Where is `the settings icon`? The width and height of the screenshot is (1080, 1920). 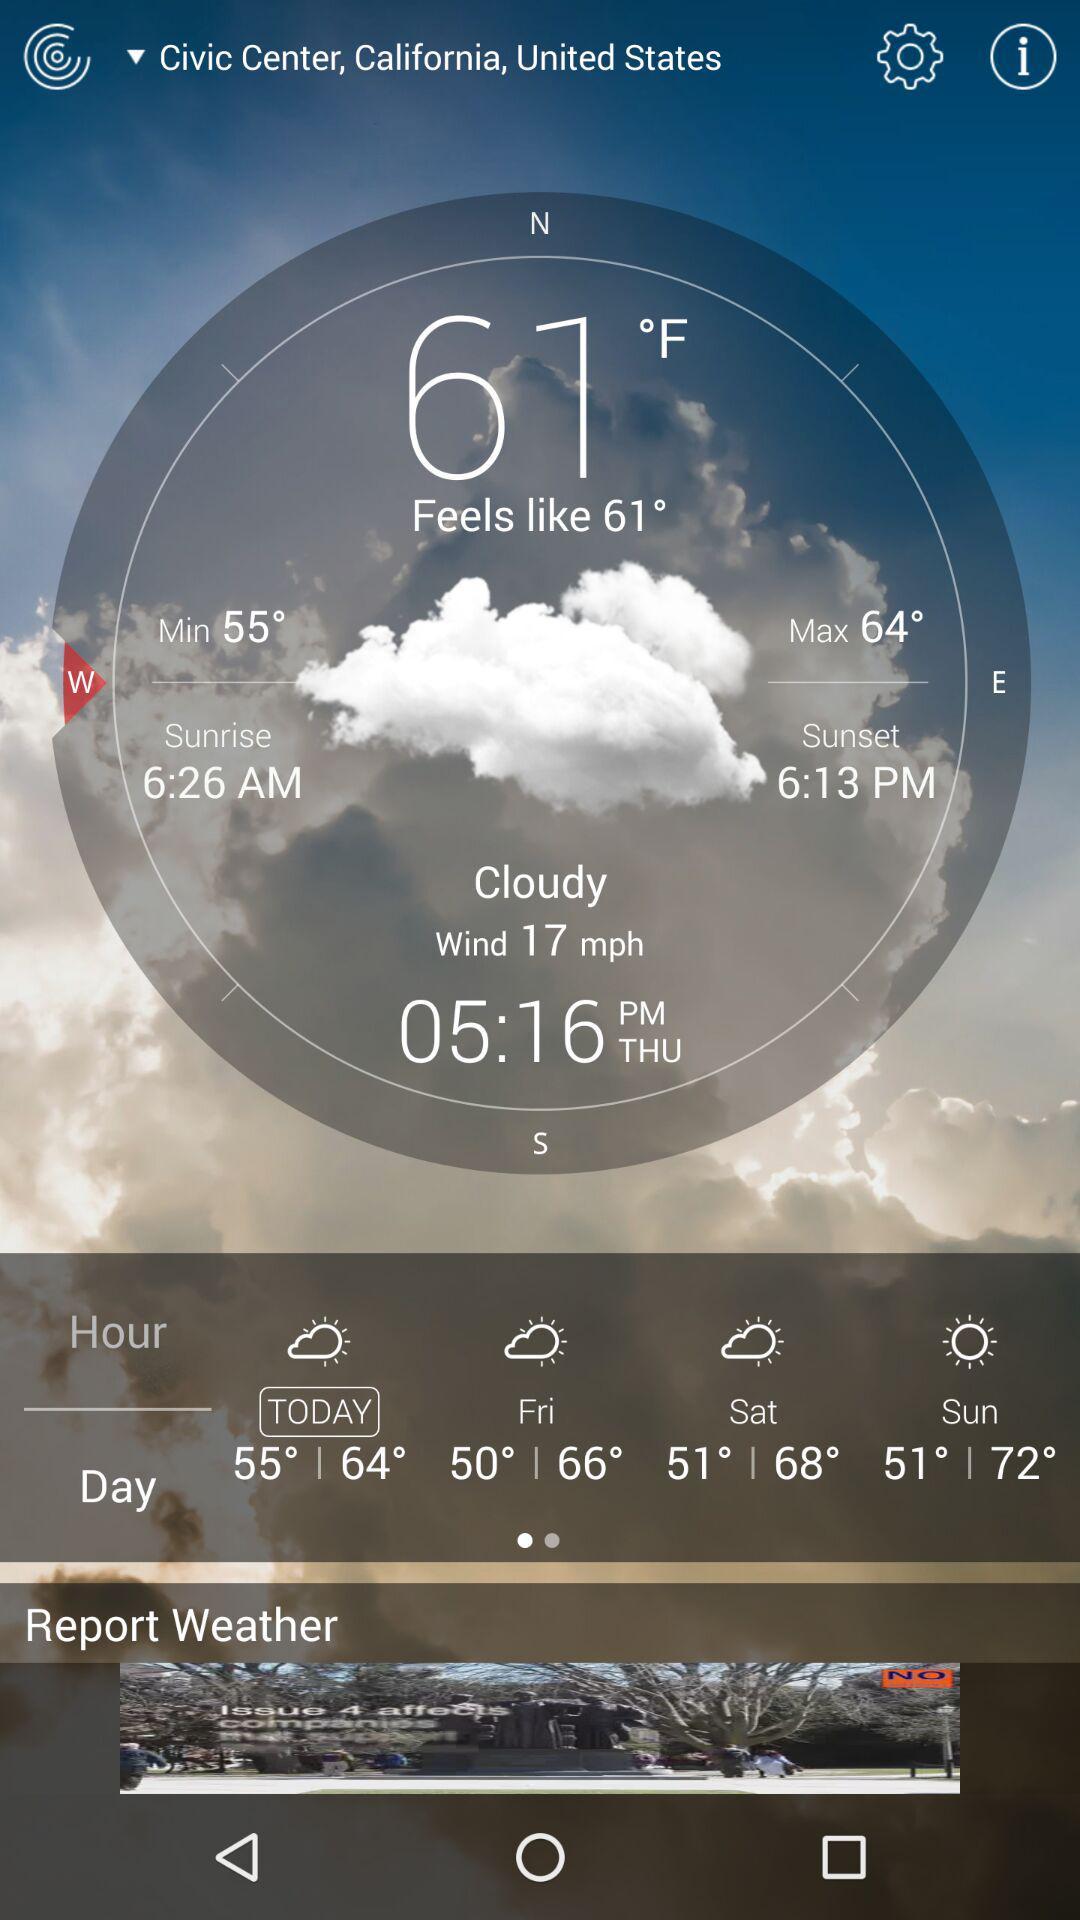 the settings icon is located at coordinates (910, 56).